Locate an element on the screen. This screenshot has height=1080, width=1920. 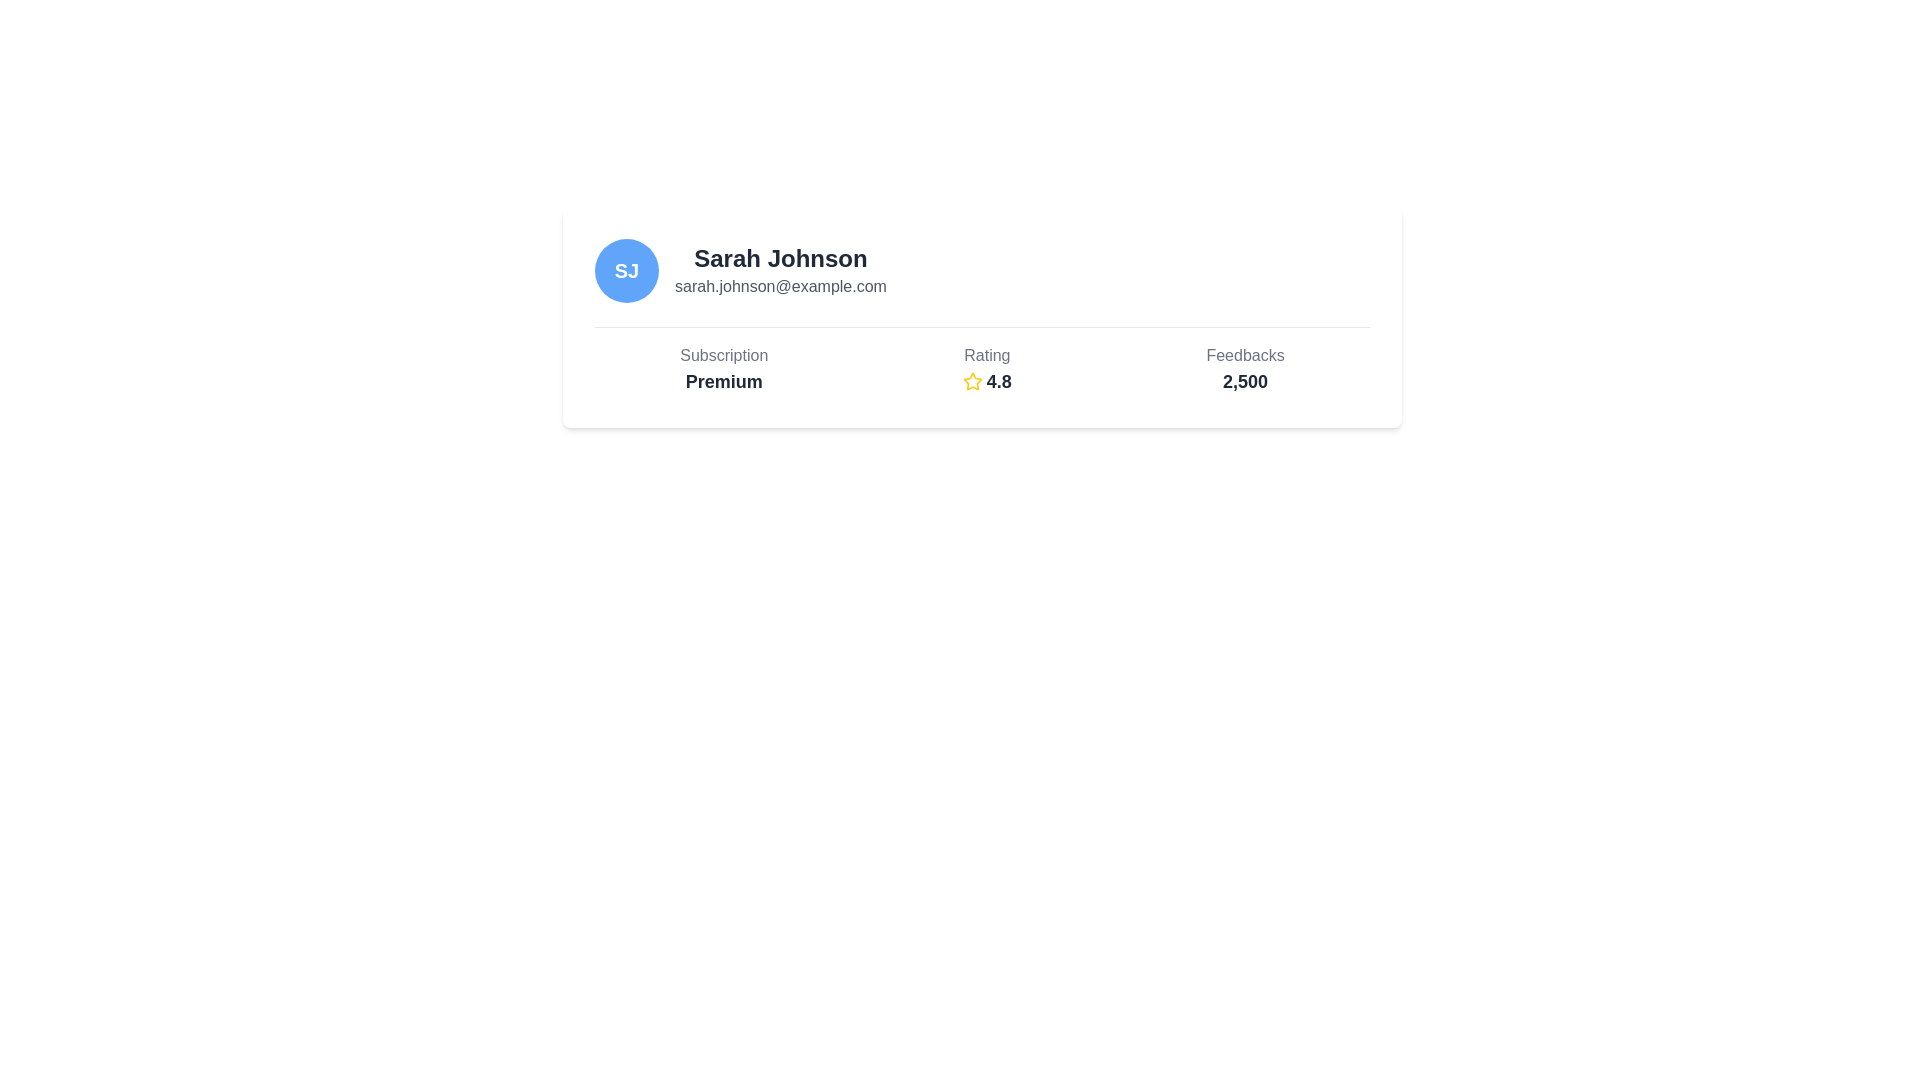
the Rating display component, which is located between the 'Premium' label on the left and '2,500' on the right is located at coordinates (987, 370).